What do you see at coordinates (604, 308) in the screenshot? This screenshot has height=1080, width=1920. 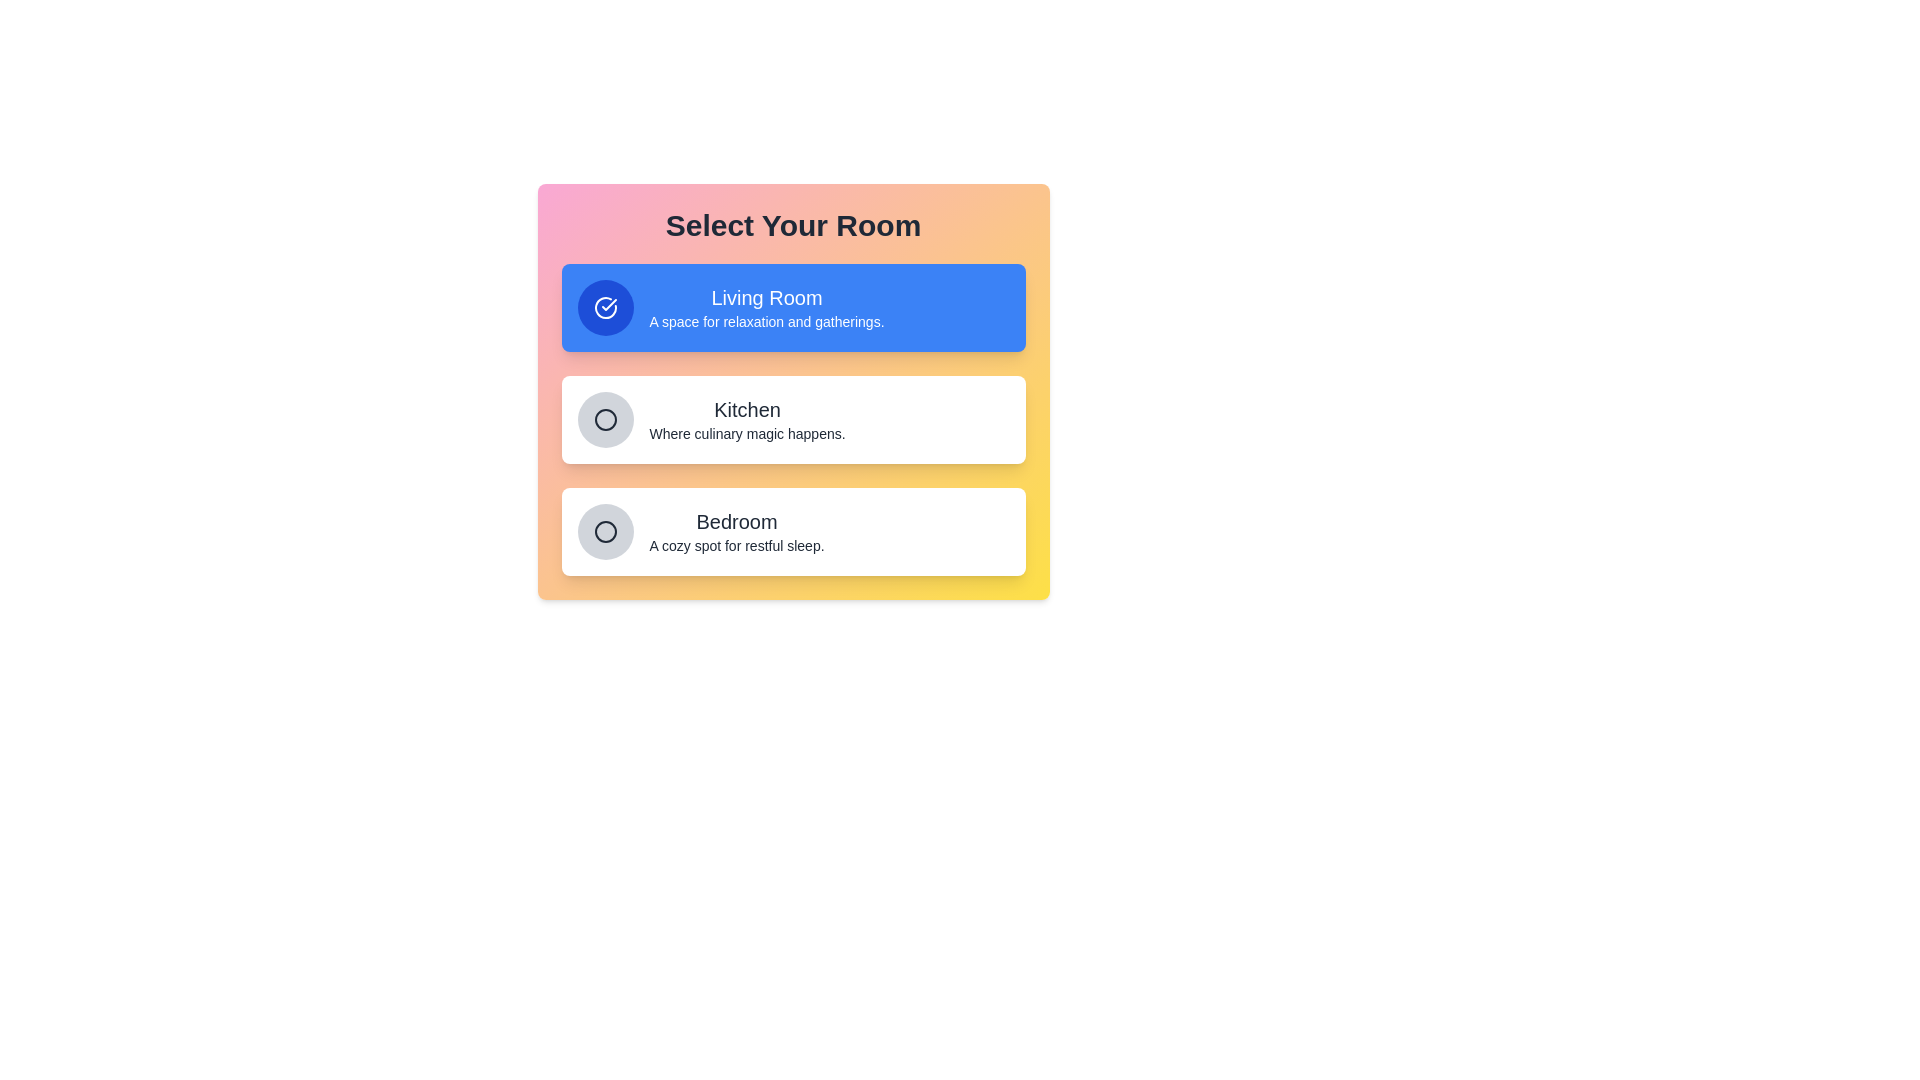 I see `the interior graphical detail of the circular icon for the 'Living Room' button to enhance visual understanding` at bounding box center [604, 308].